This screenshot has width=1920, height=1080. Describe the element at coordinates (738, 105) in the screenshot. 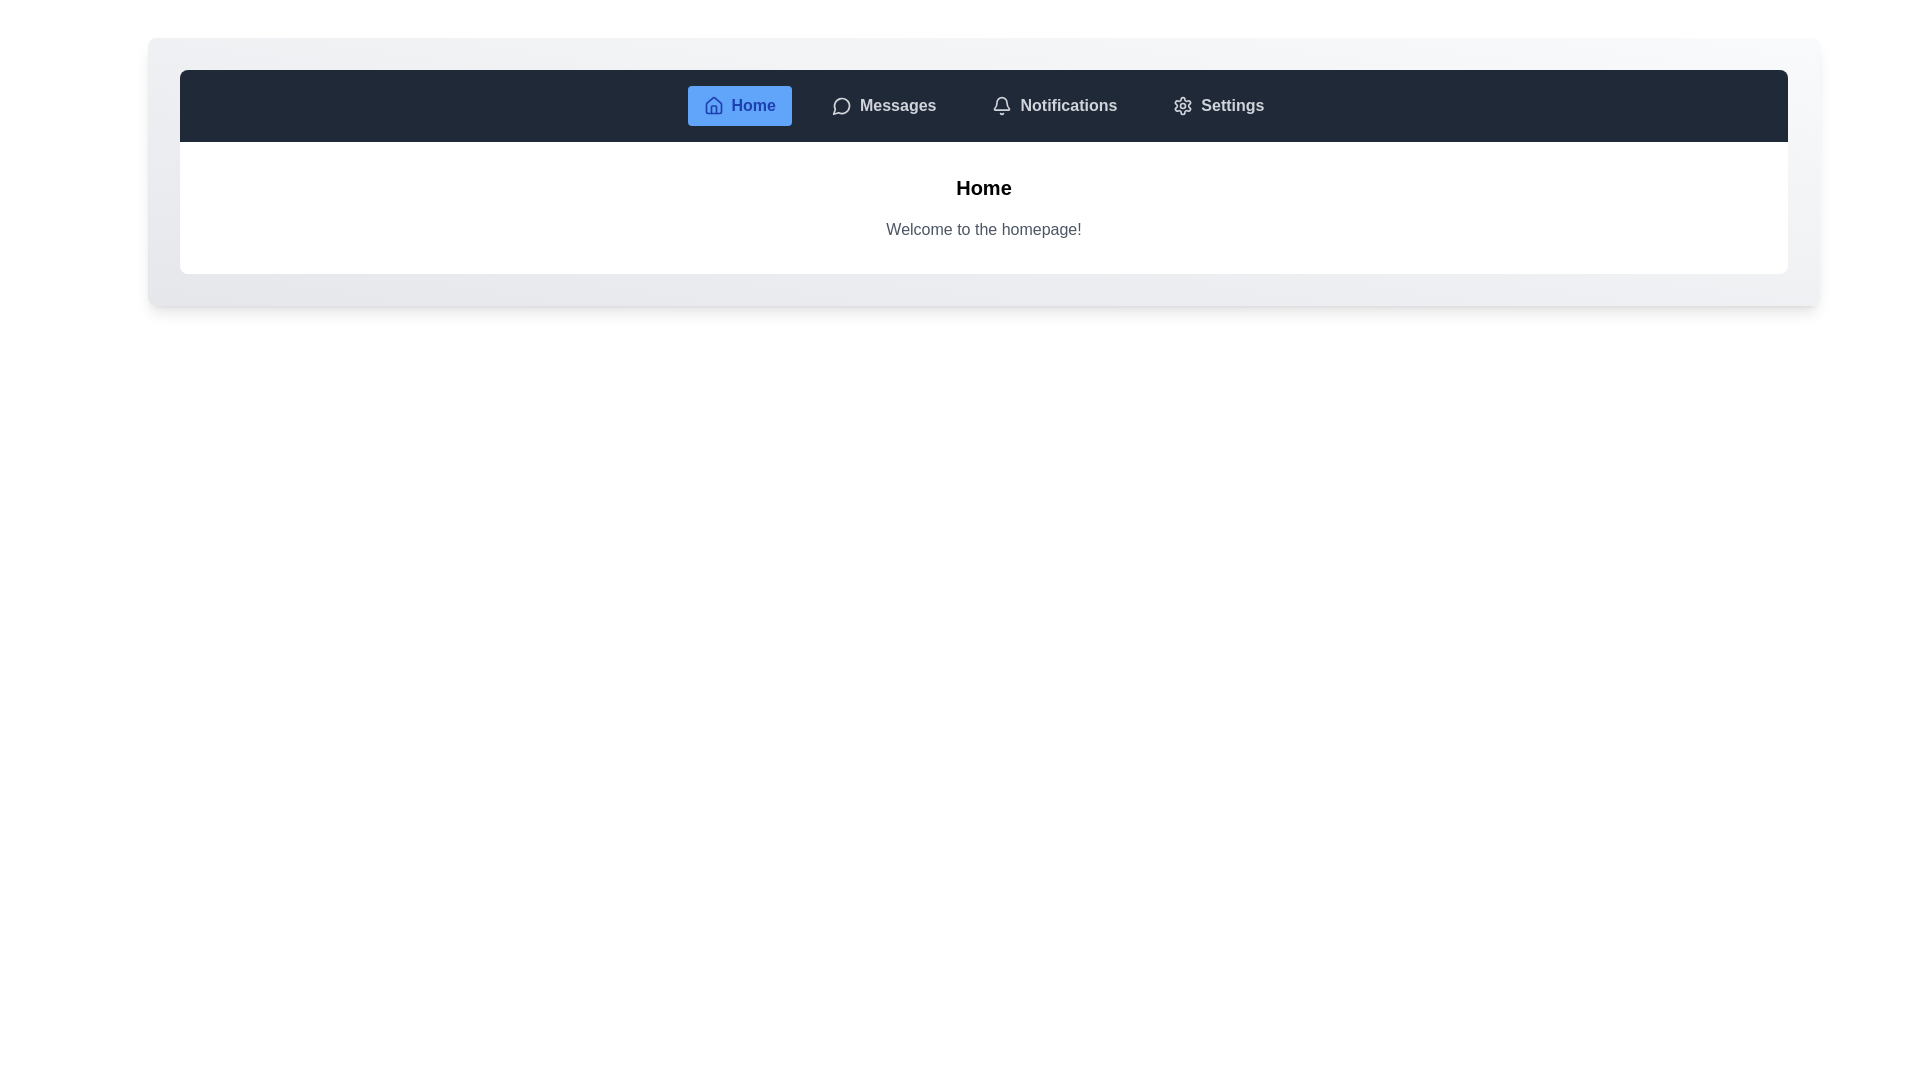

I see `the tab labeled Home to observe its hover effect` at that location.